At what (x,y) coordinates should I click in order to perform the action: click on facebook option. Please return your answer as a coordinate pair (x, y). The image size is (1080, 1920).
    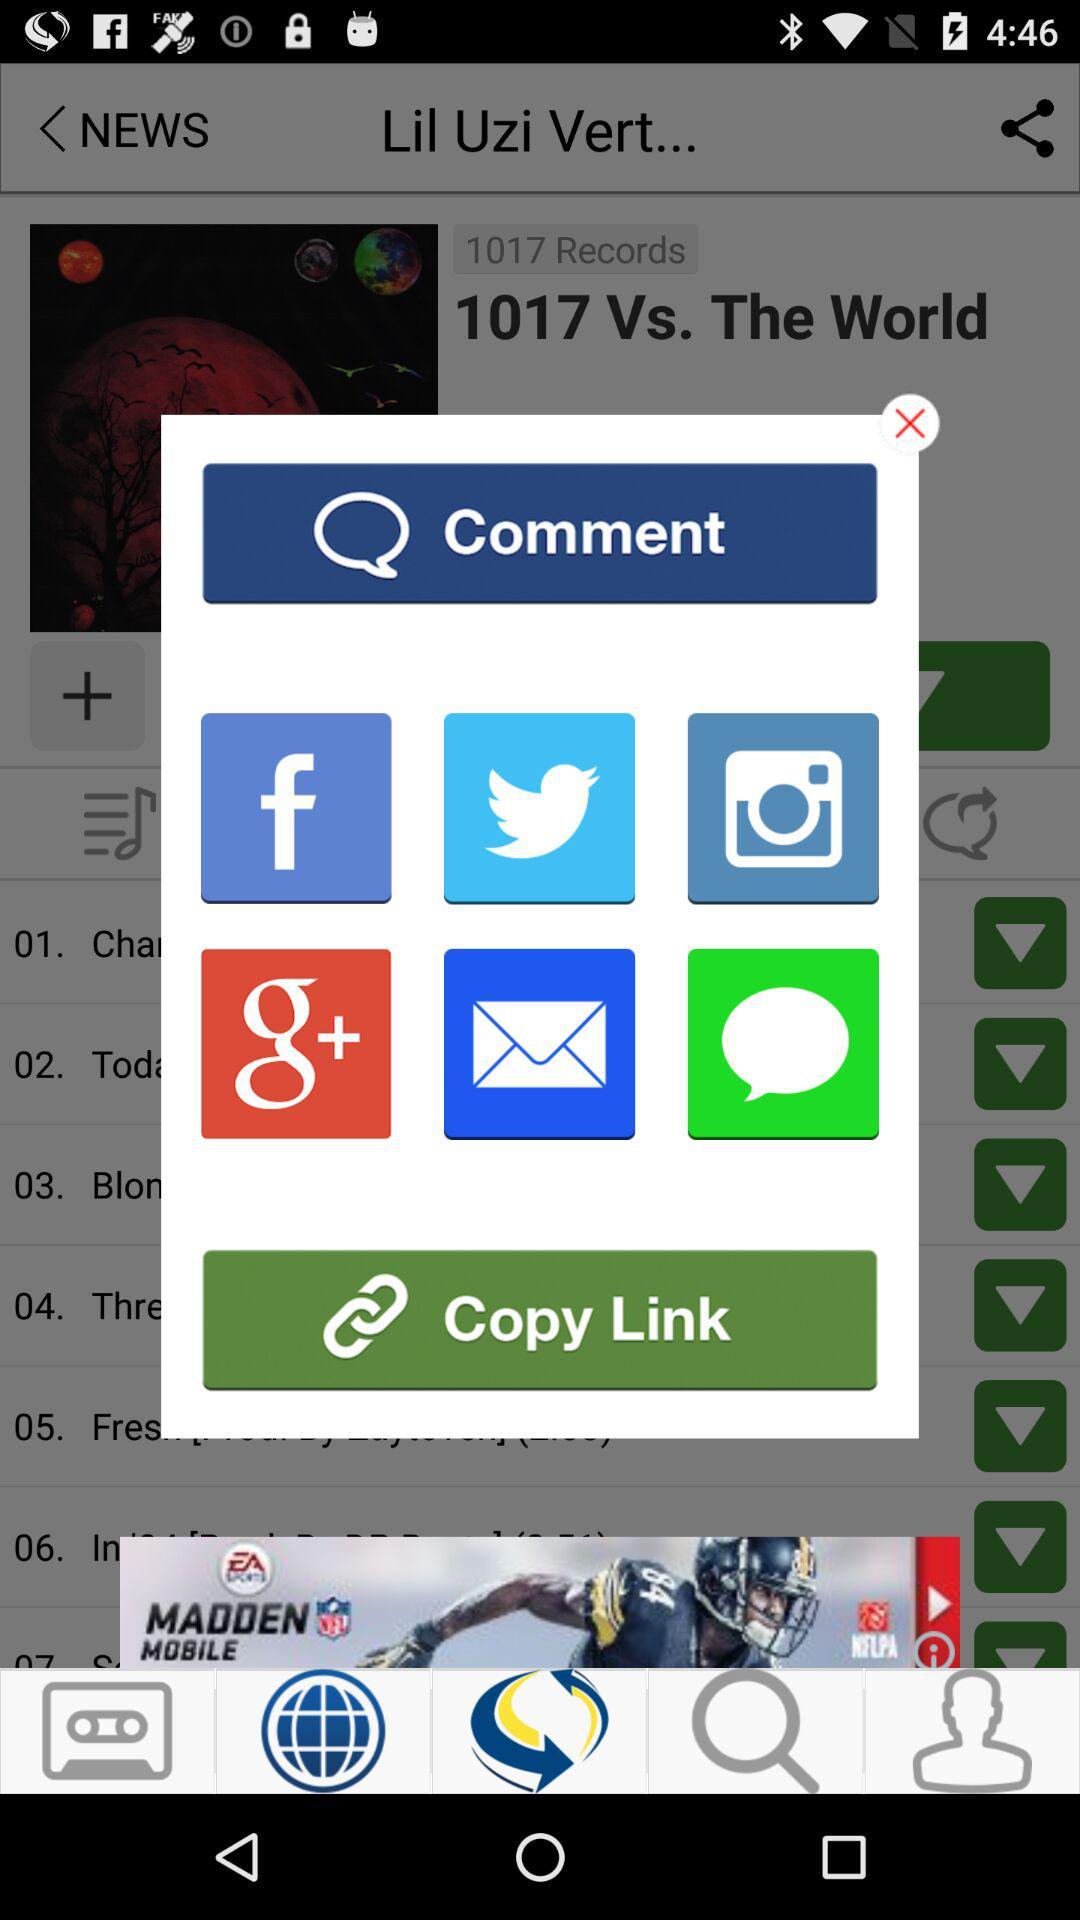
    Looking at the image, I should click on (296, 808).